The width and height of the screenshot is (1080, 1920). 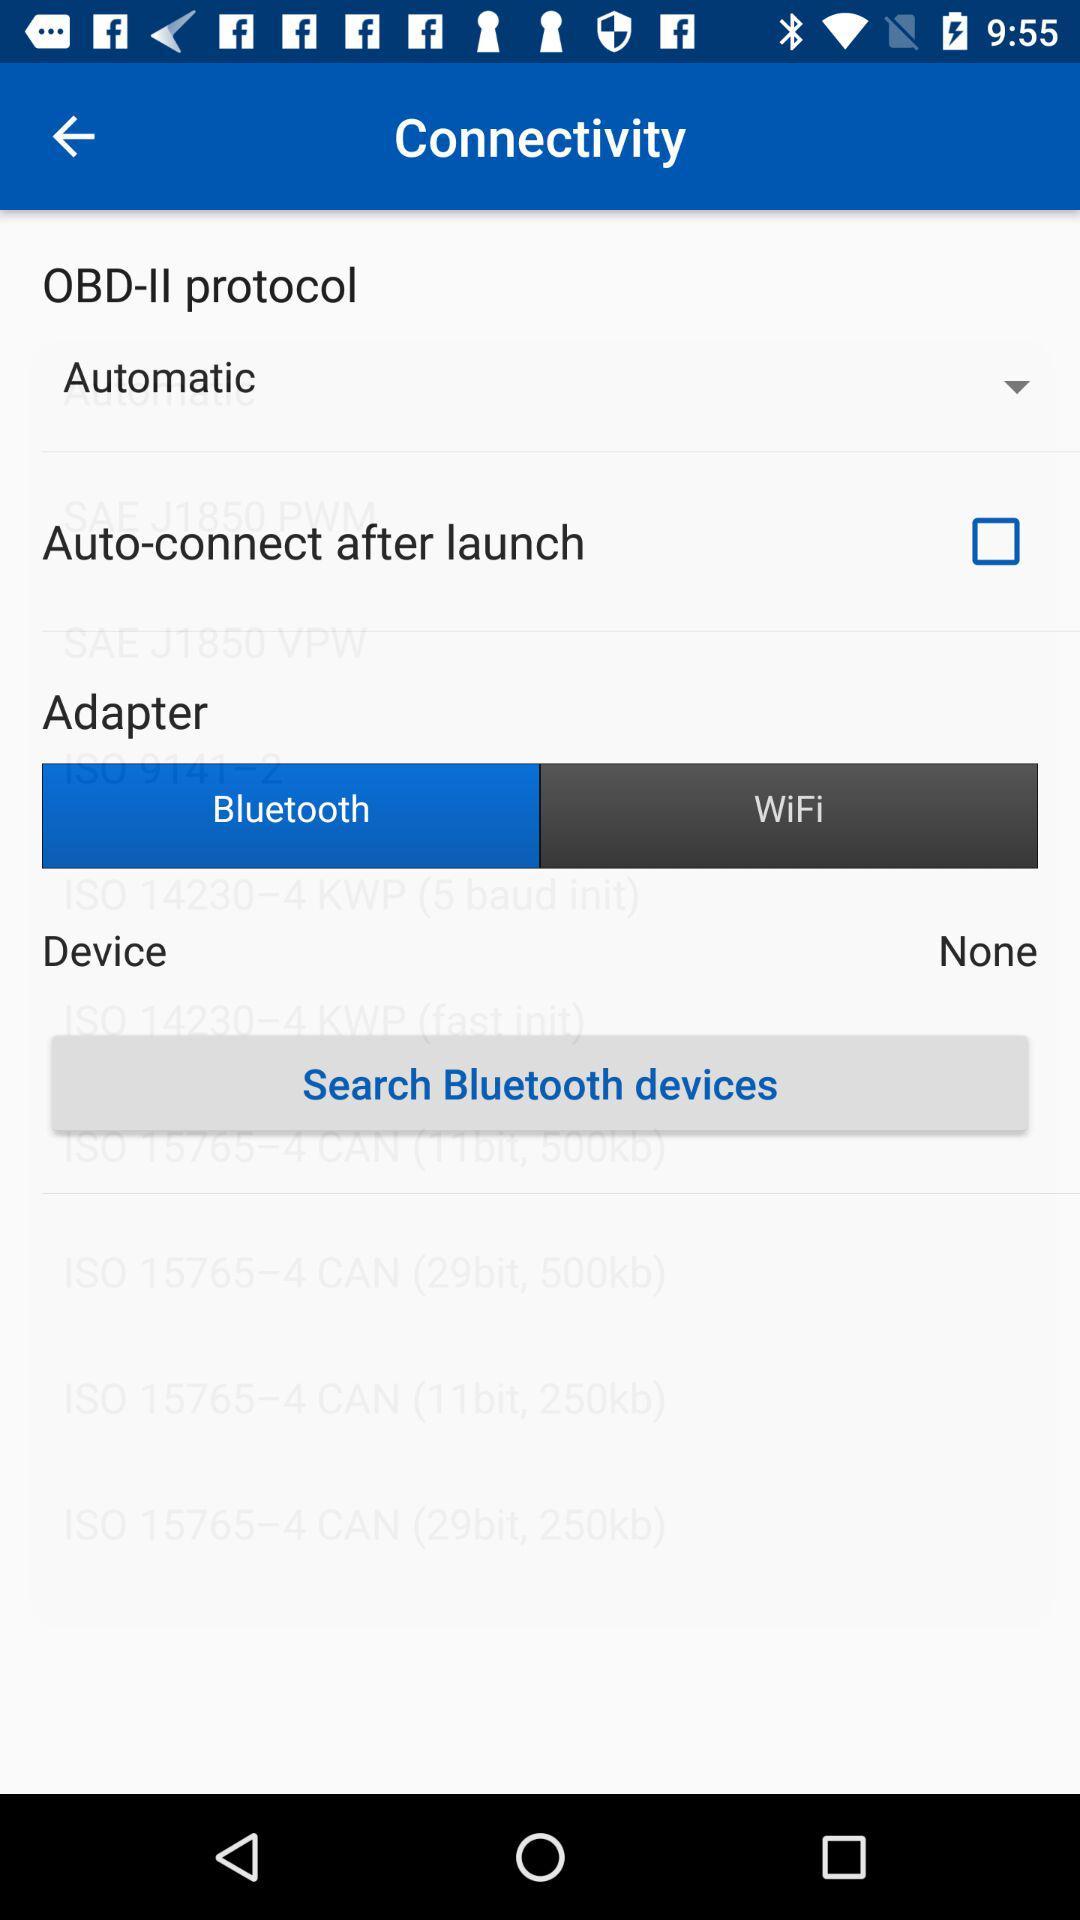 What do you see at coordinates (788, 816) in the screenshot?
I see `the icon above the none item` at bounding box center [788, 816].